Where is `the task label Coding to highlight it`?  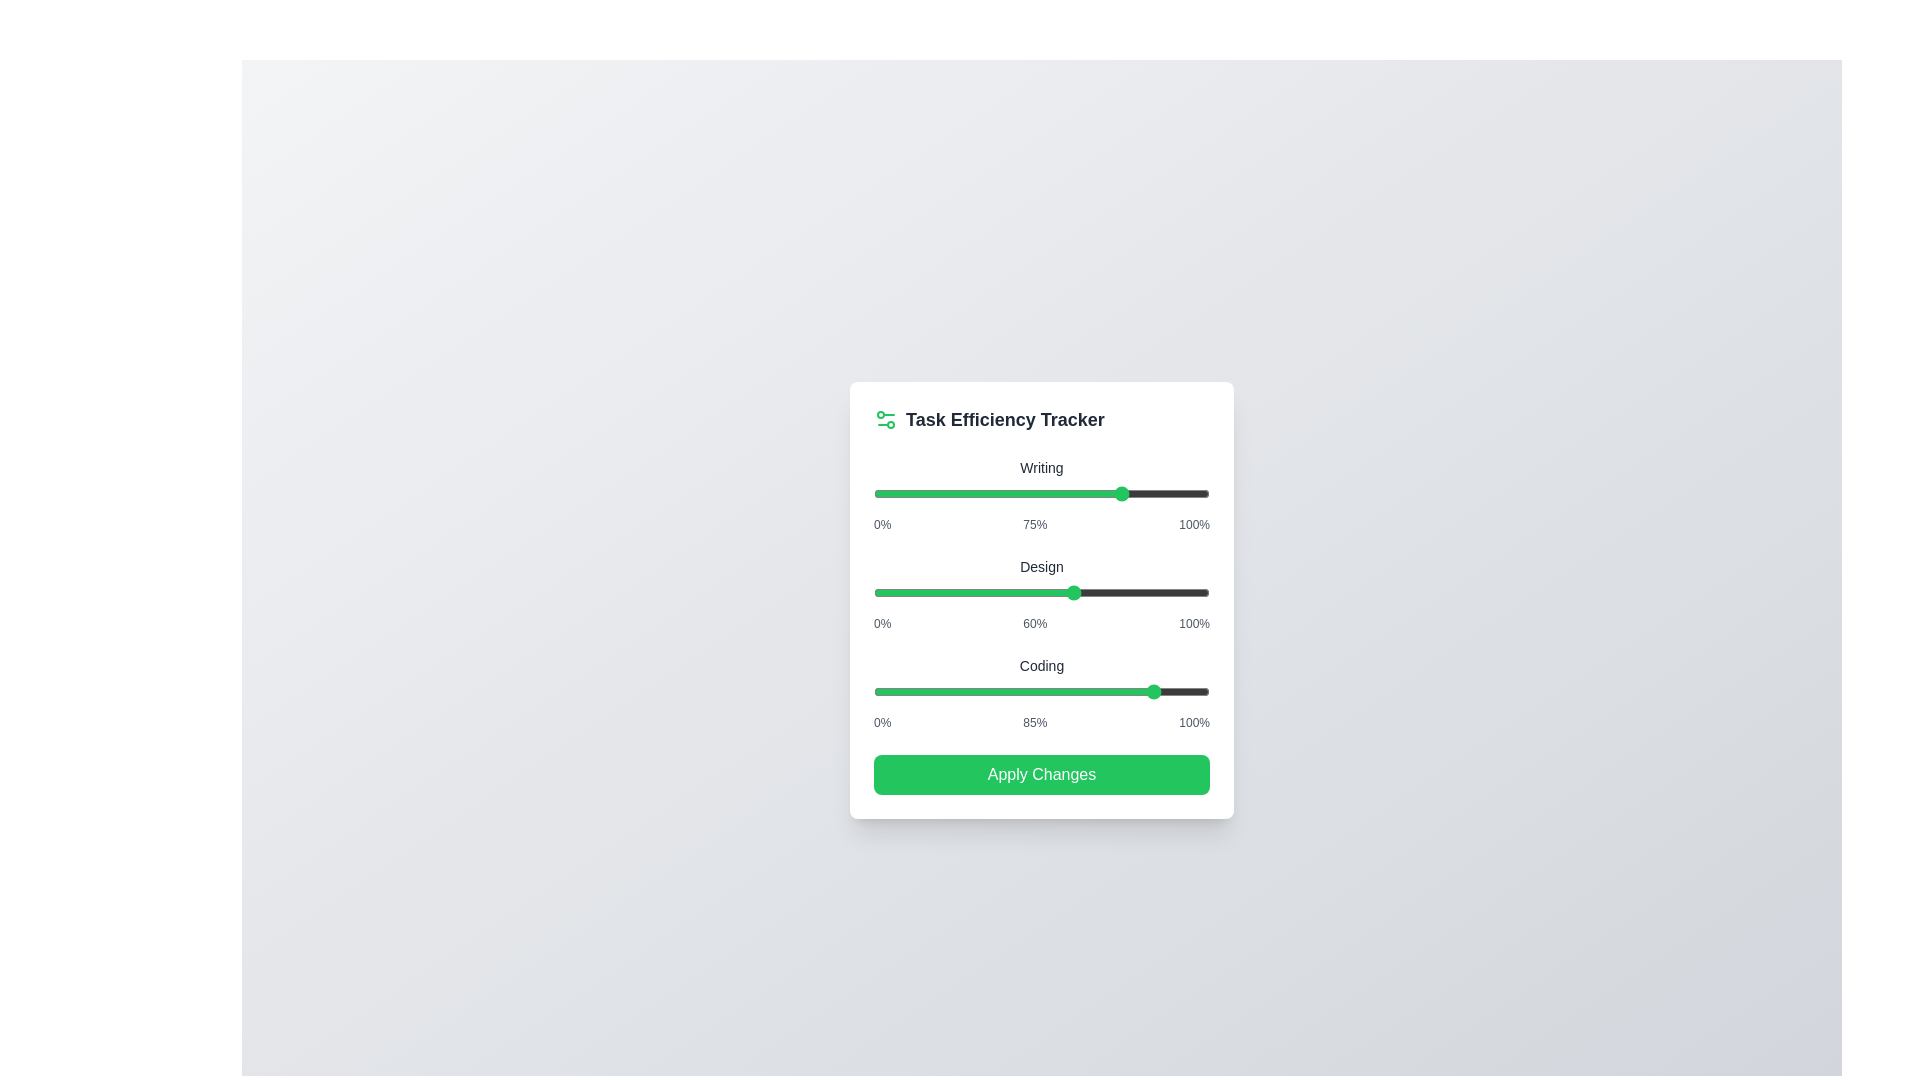 the task label Coding to highlight it is located at coordinates (1040, 665).